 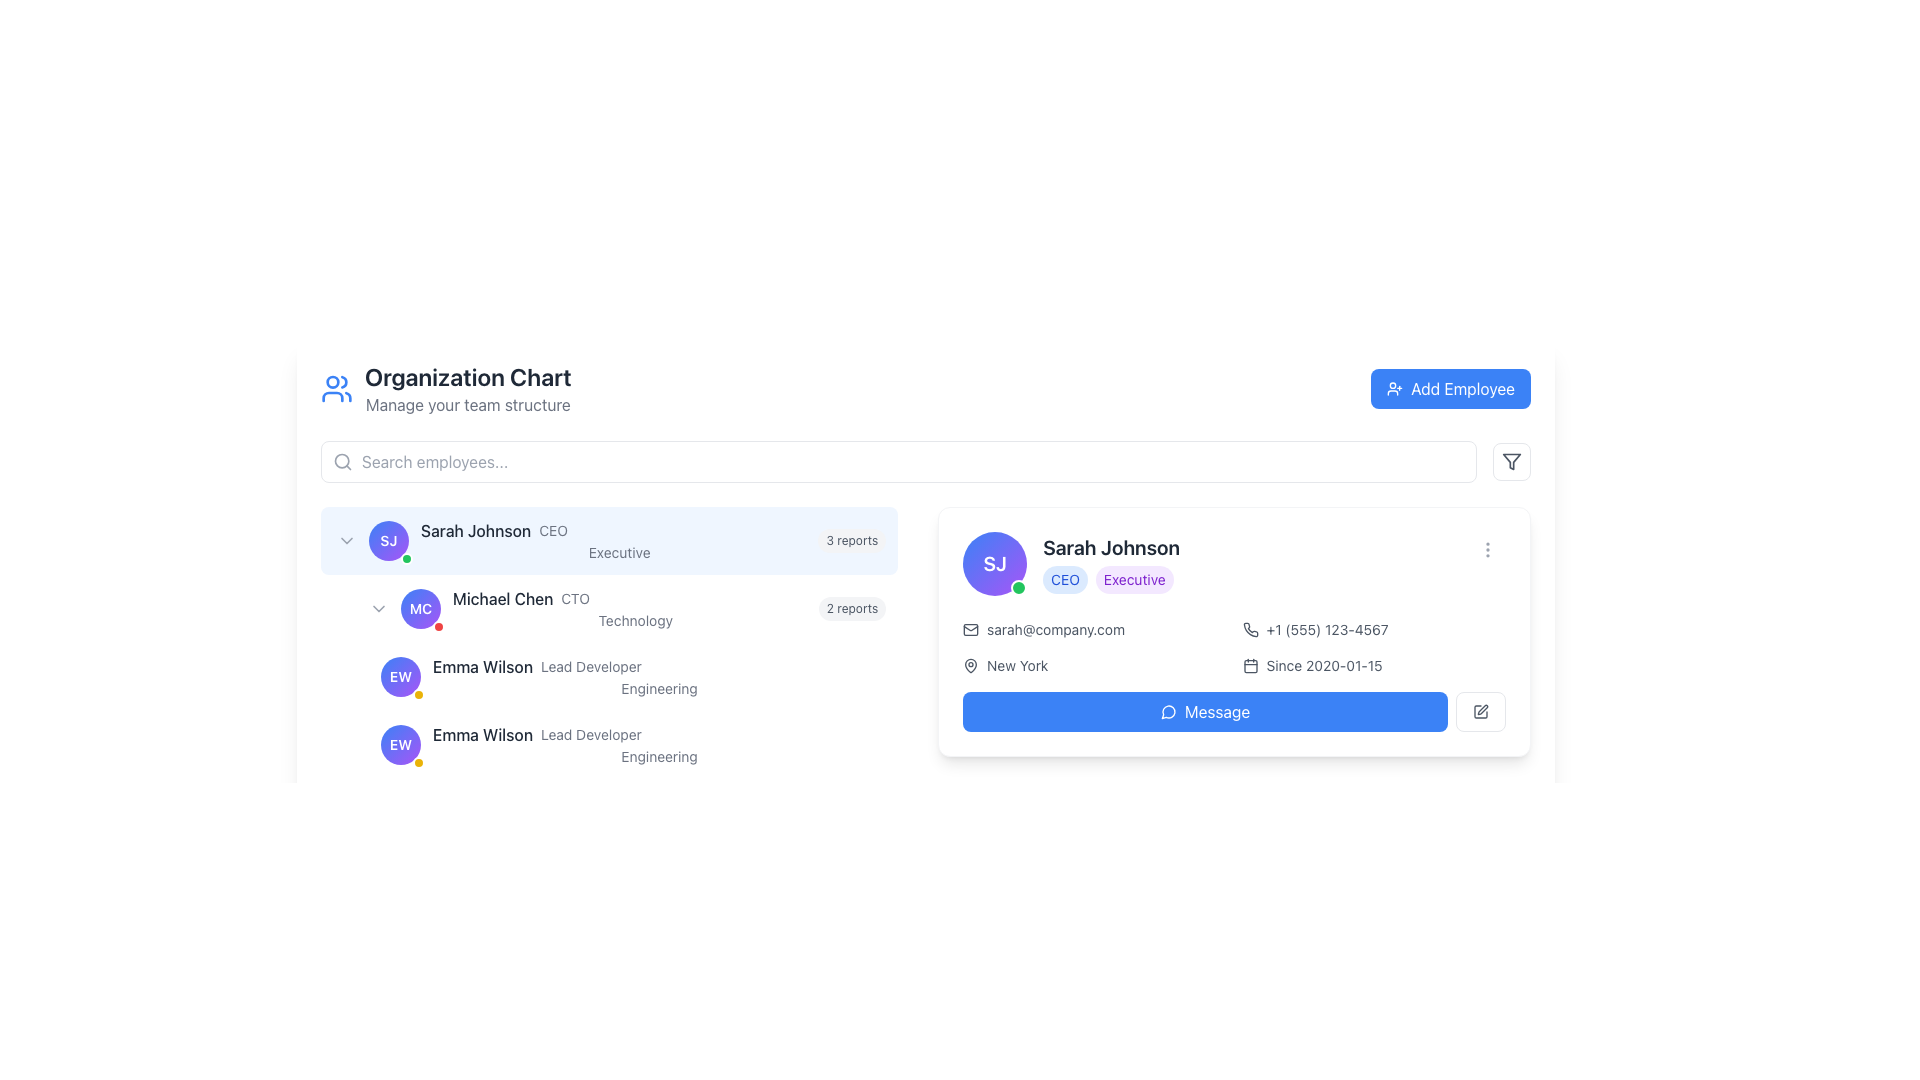 I want to click on text from the Label or Badge indicating the roles 'CEO' and 'Executive' for the individual 'Sarah Johnson', which is located below the name and above the contact information in the detailed information card, so click(x=1110, y=579).